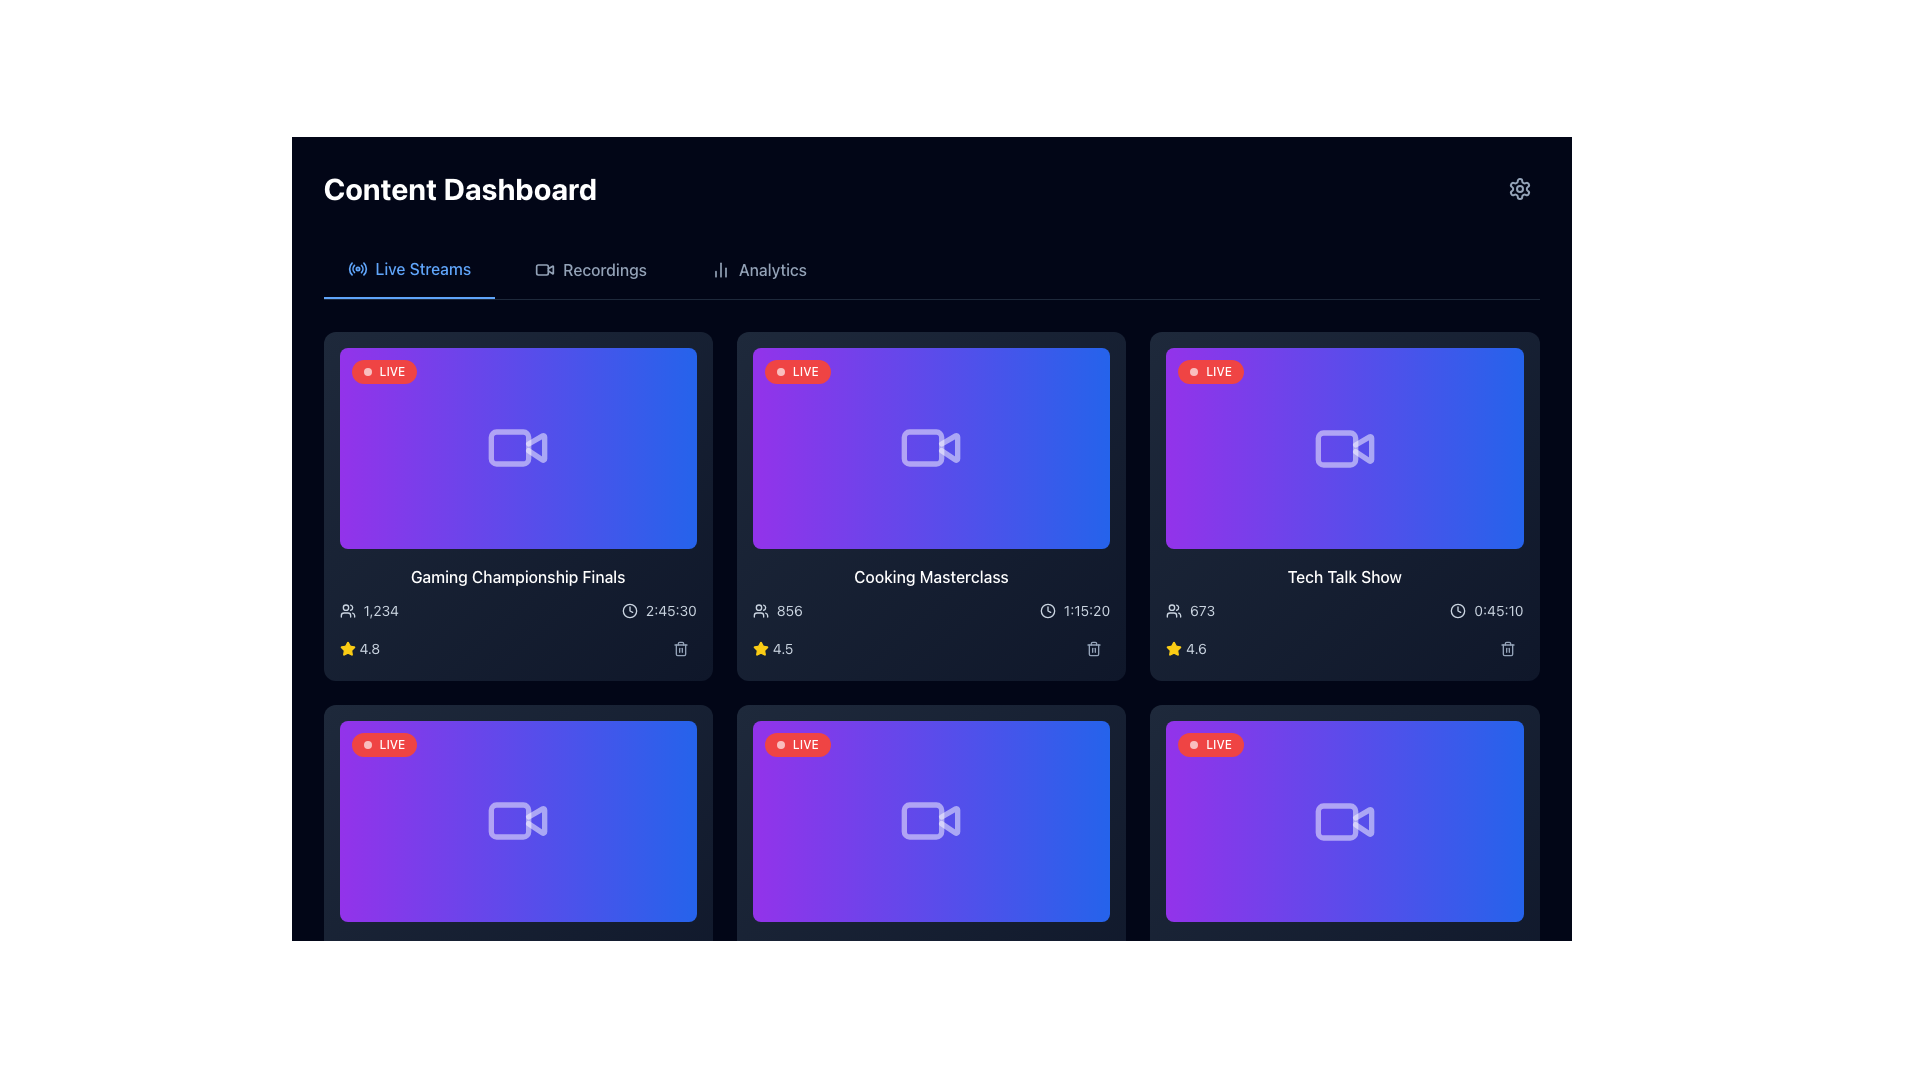 The width and height of the screenshot is (1920, 1080). What do you see at coordinates (518, 447) in the screenshot?
I see `the video camera icon, which is located in the top-left video card of a grid, styled in white with reduced opacity against a gradient background` at bounding box center [518, 447].